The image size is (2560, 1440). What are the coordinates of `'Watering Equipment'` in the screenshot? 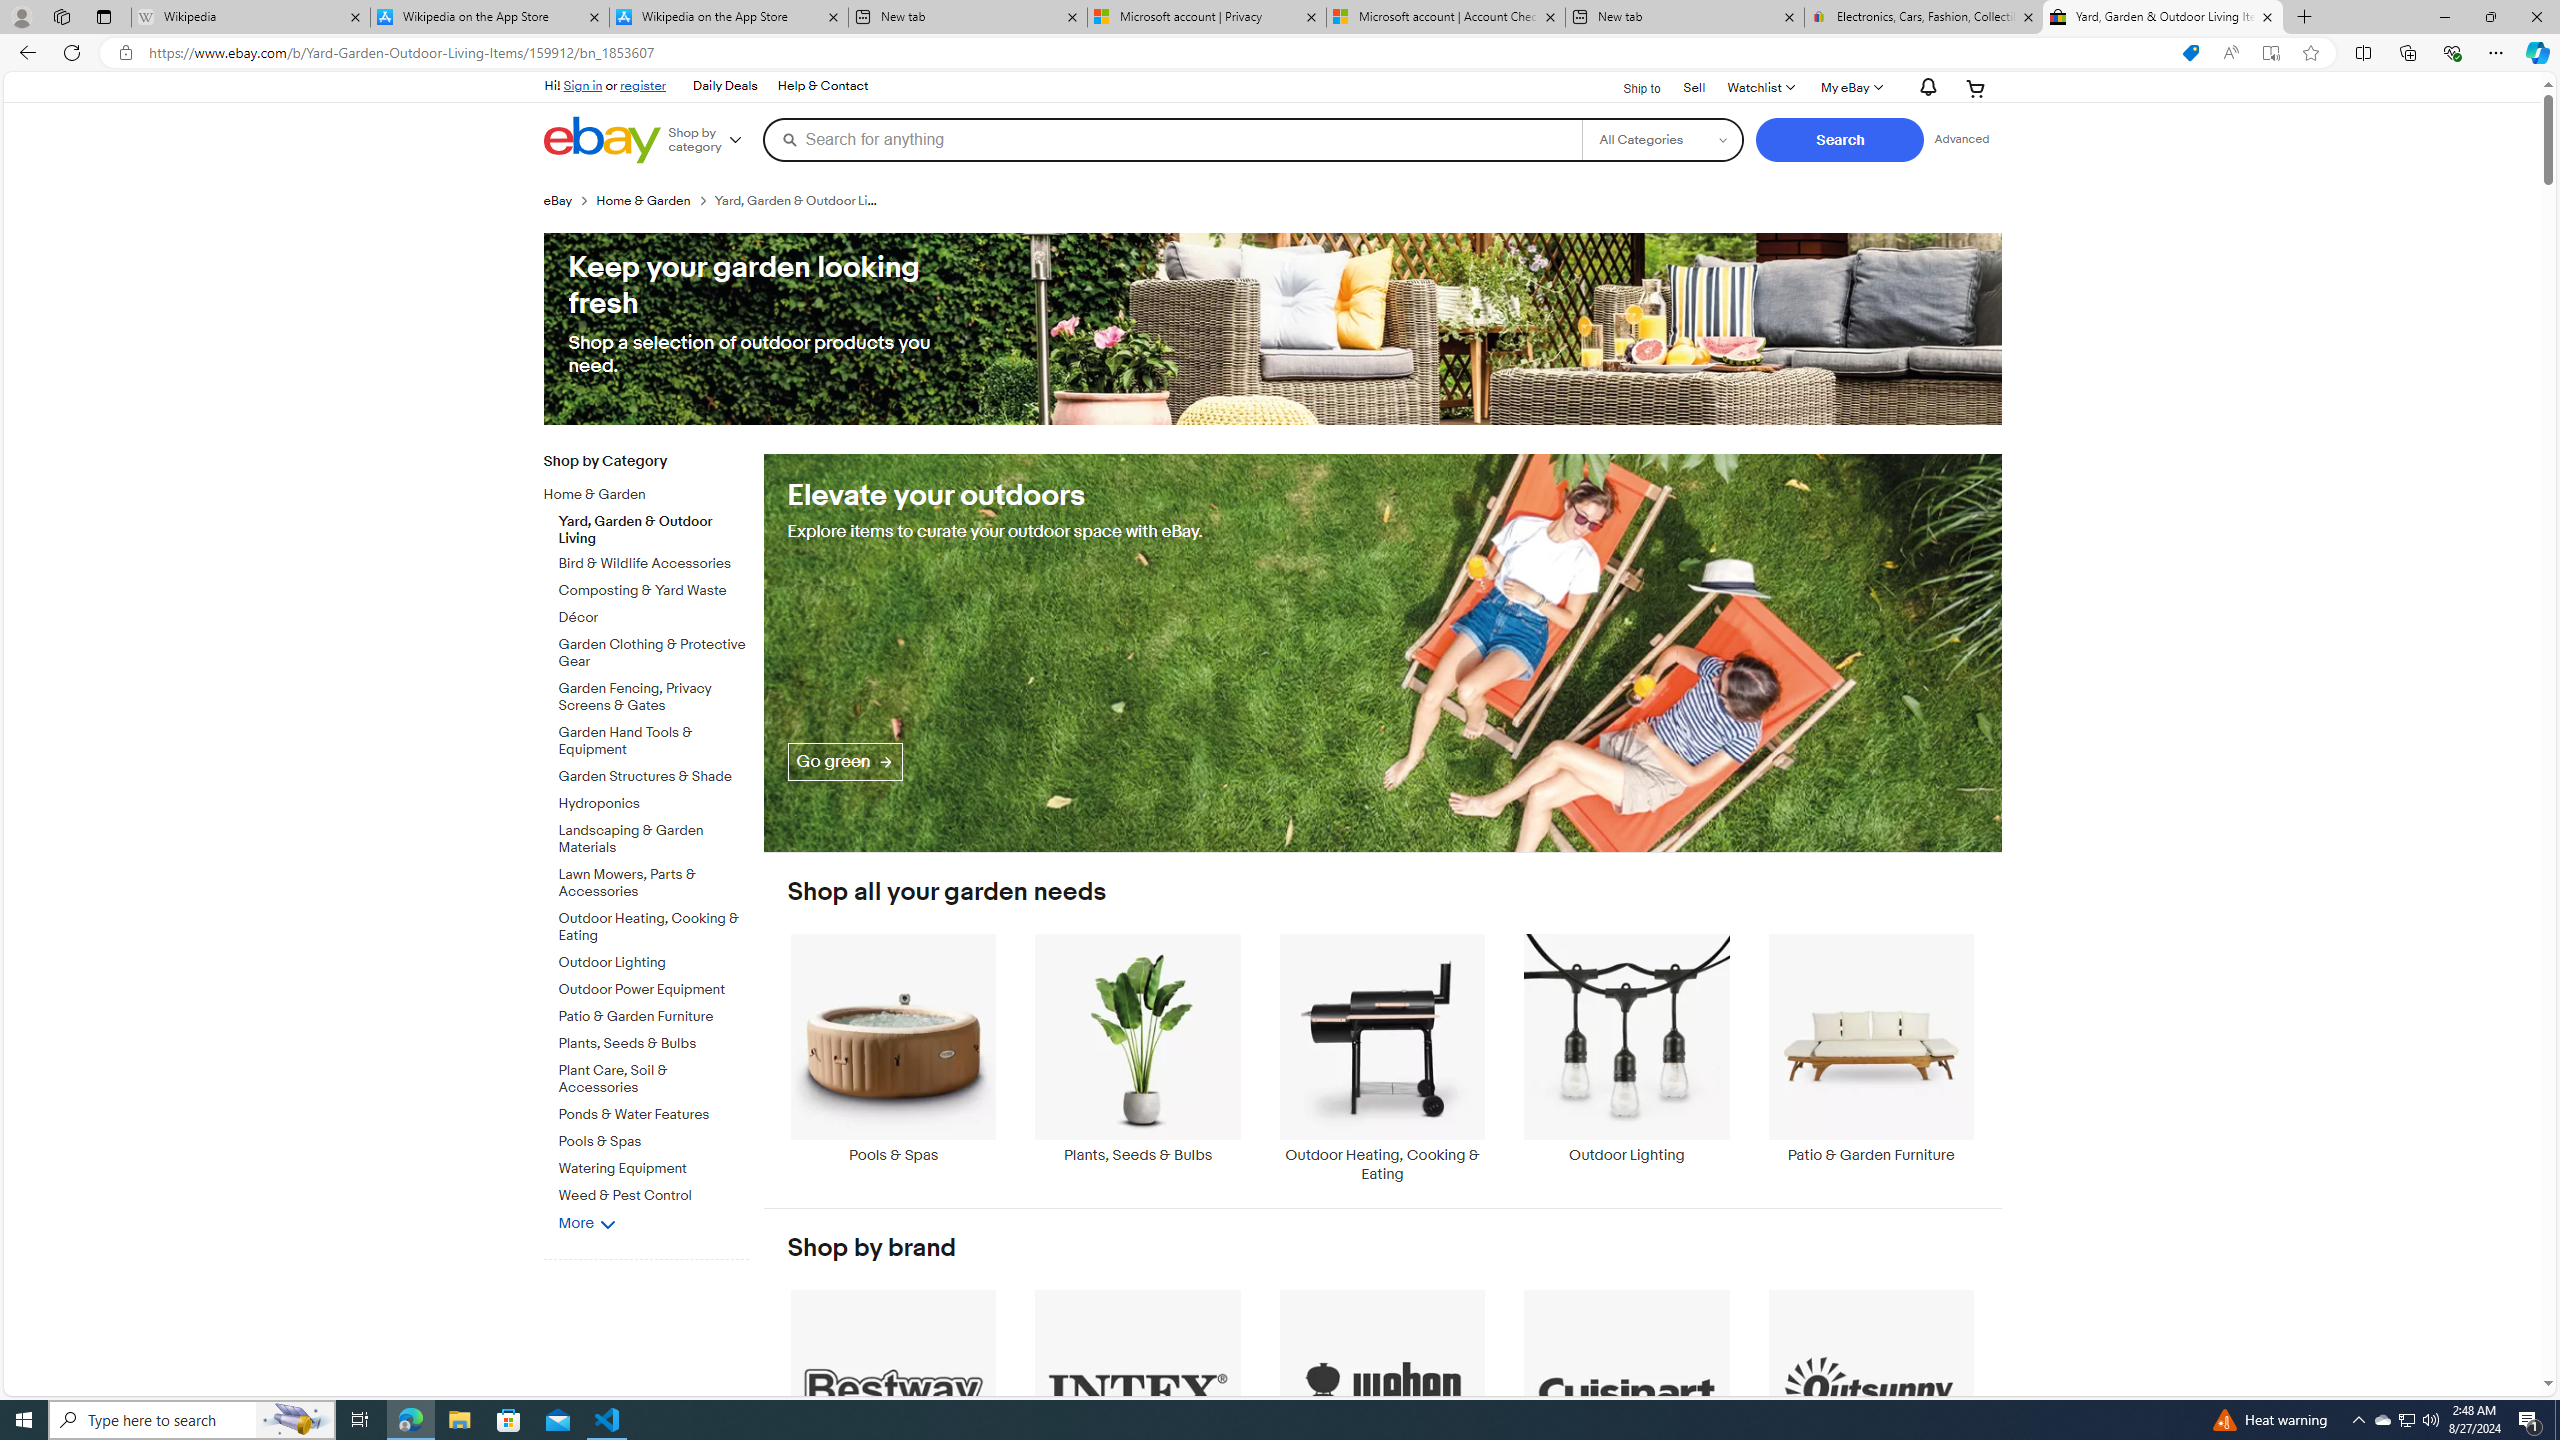 It's located at (653, 1169).